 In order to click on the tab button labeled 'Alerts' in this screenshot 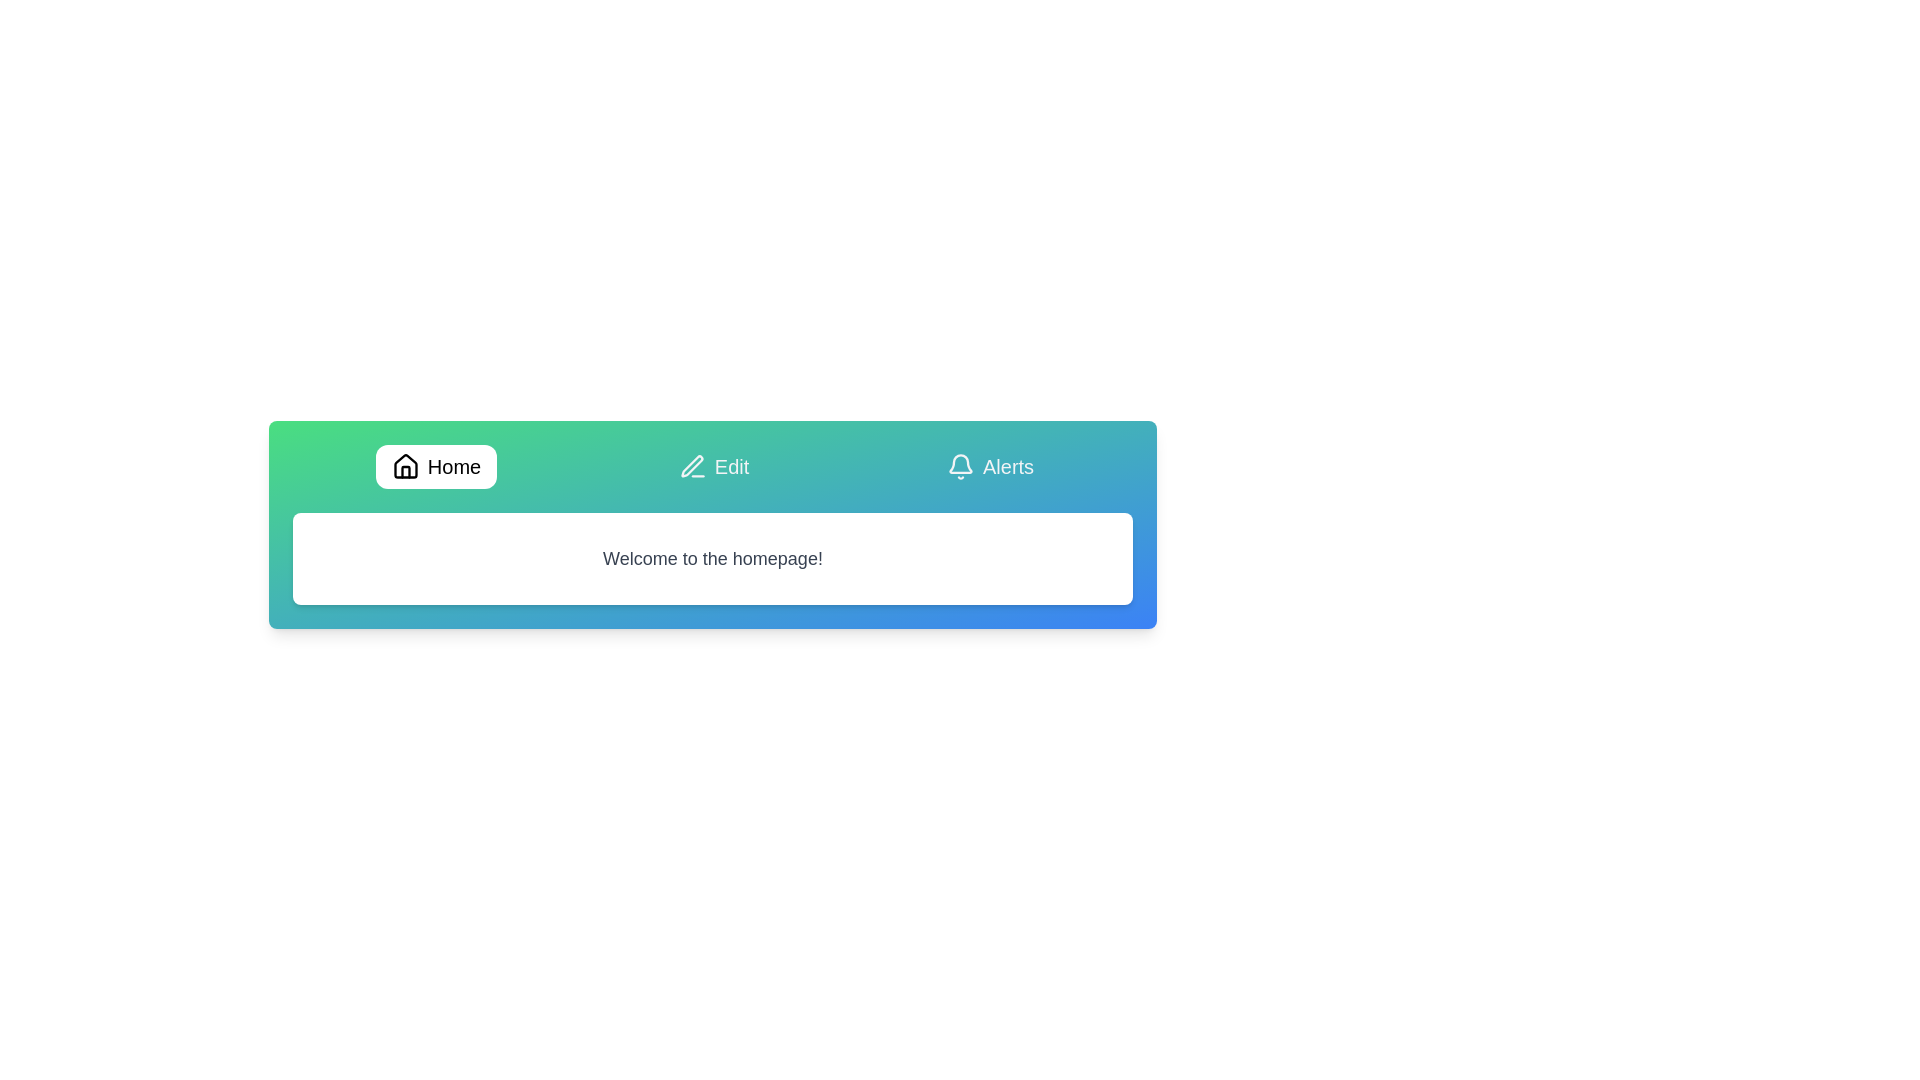, I will do `click(990, 466)`.